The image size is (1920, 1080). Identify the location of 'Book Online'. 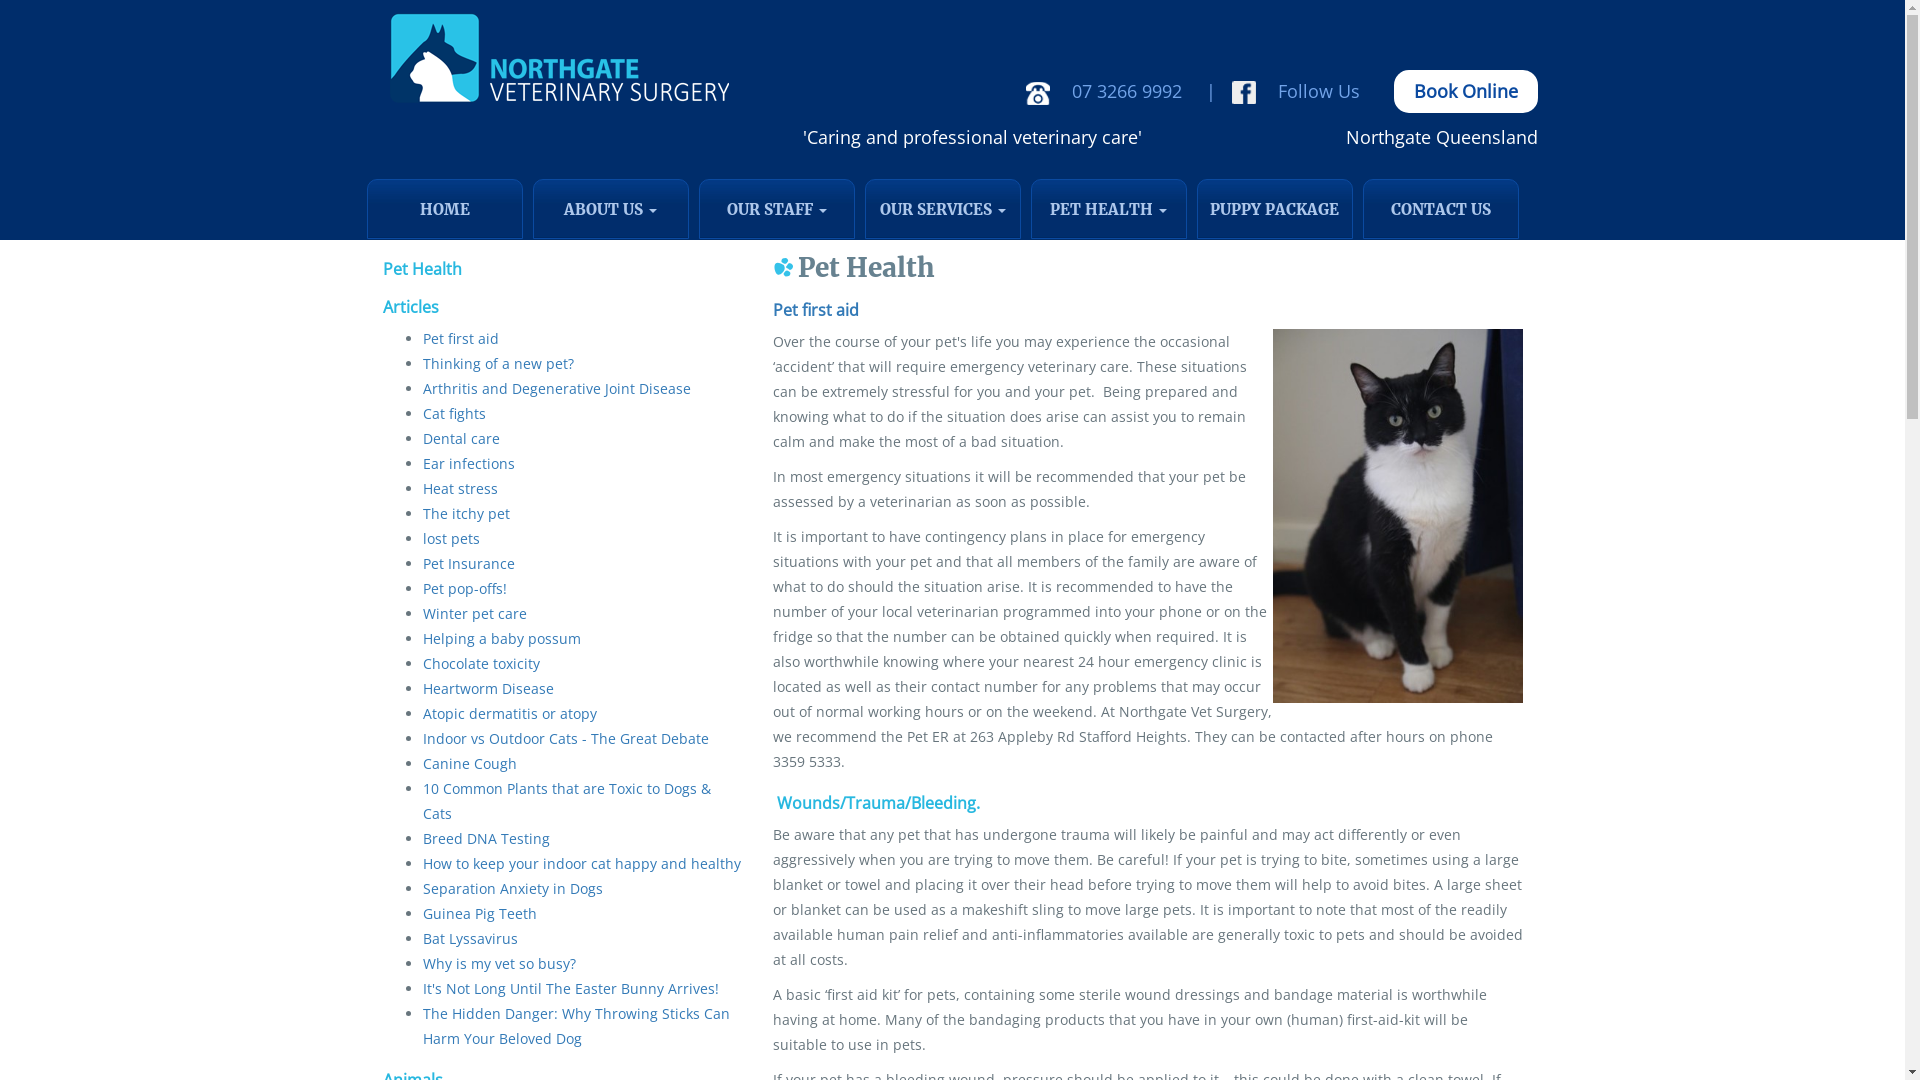
(1465, 91).